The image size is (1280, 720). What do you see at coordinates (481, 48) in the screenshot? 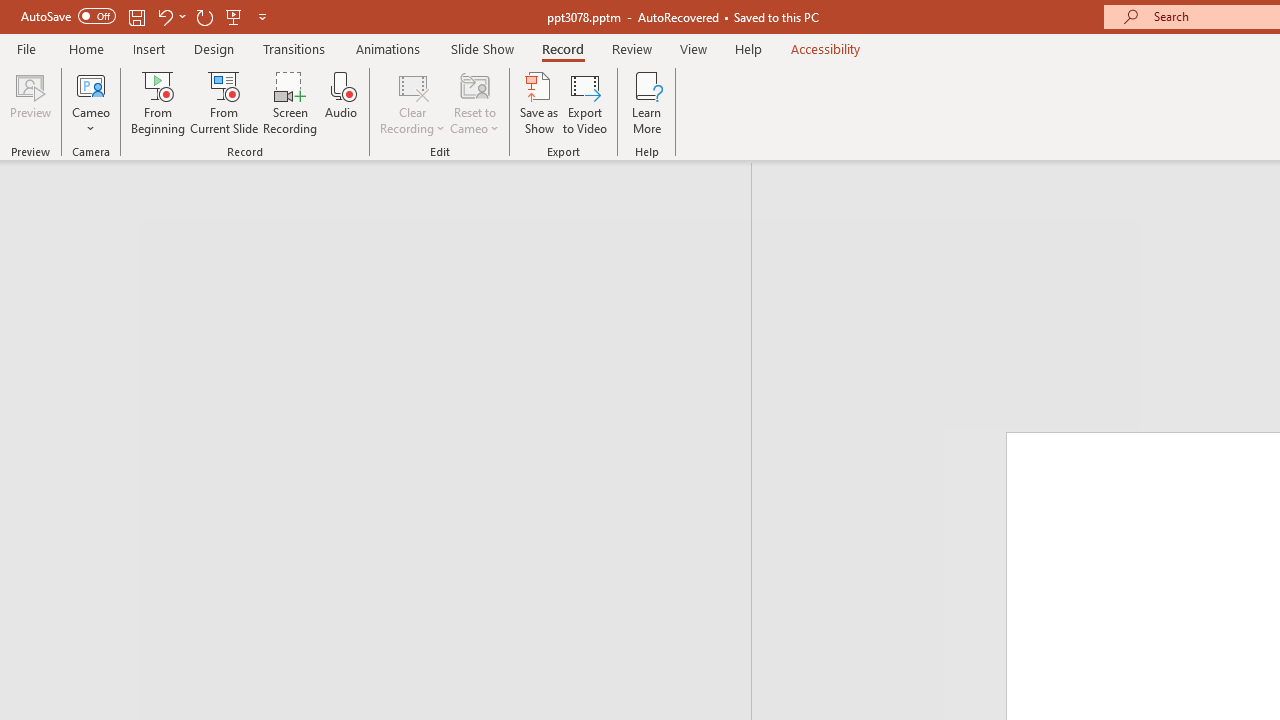
I see `'Slide Show'` at bounding box center [481, 48].